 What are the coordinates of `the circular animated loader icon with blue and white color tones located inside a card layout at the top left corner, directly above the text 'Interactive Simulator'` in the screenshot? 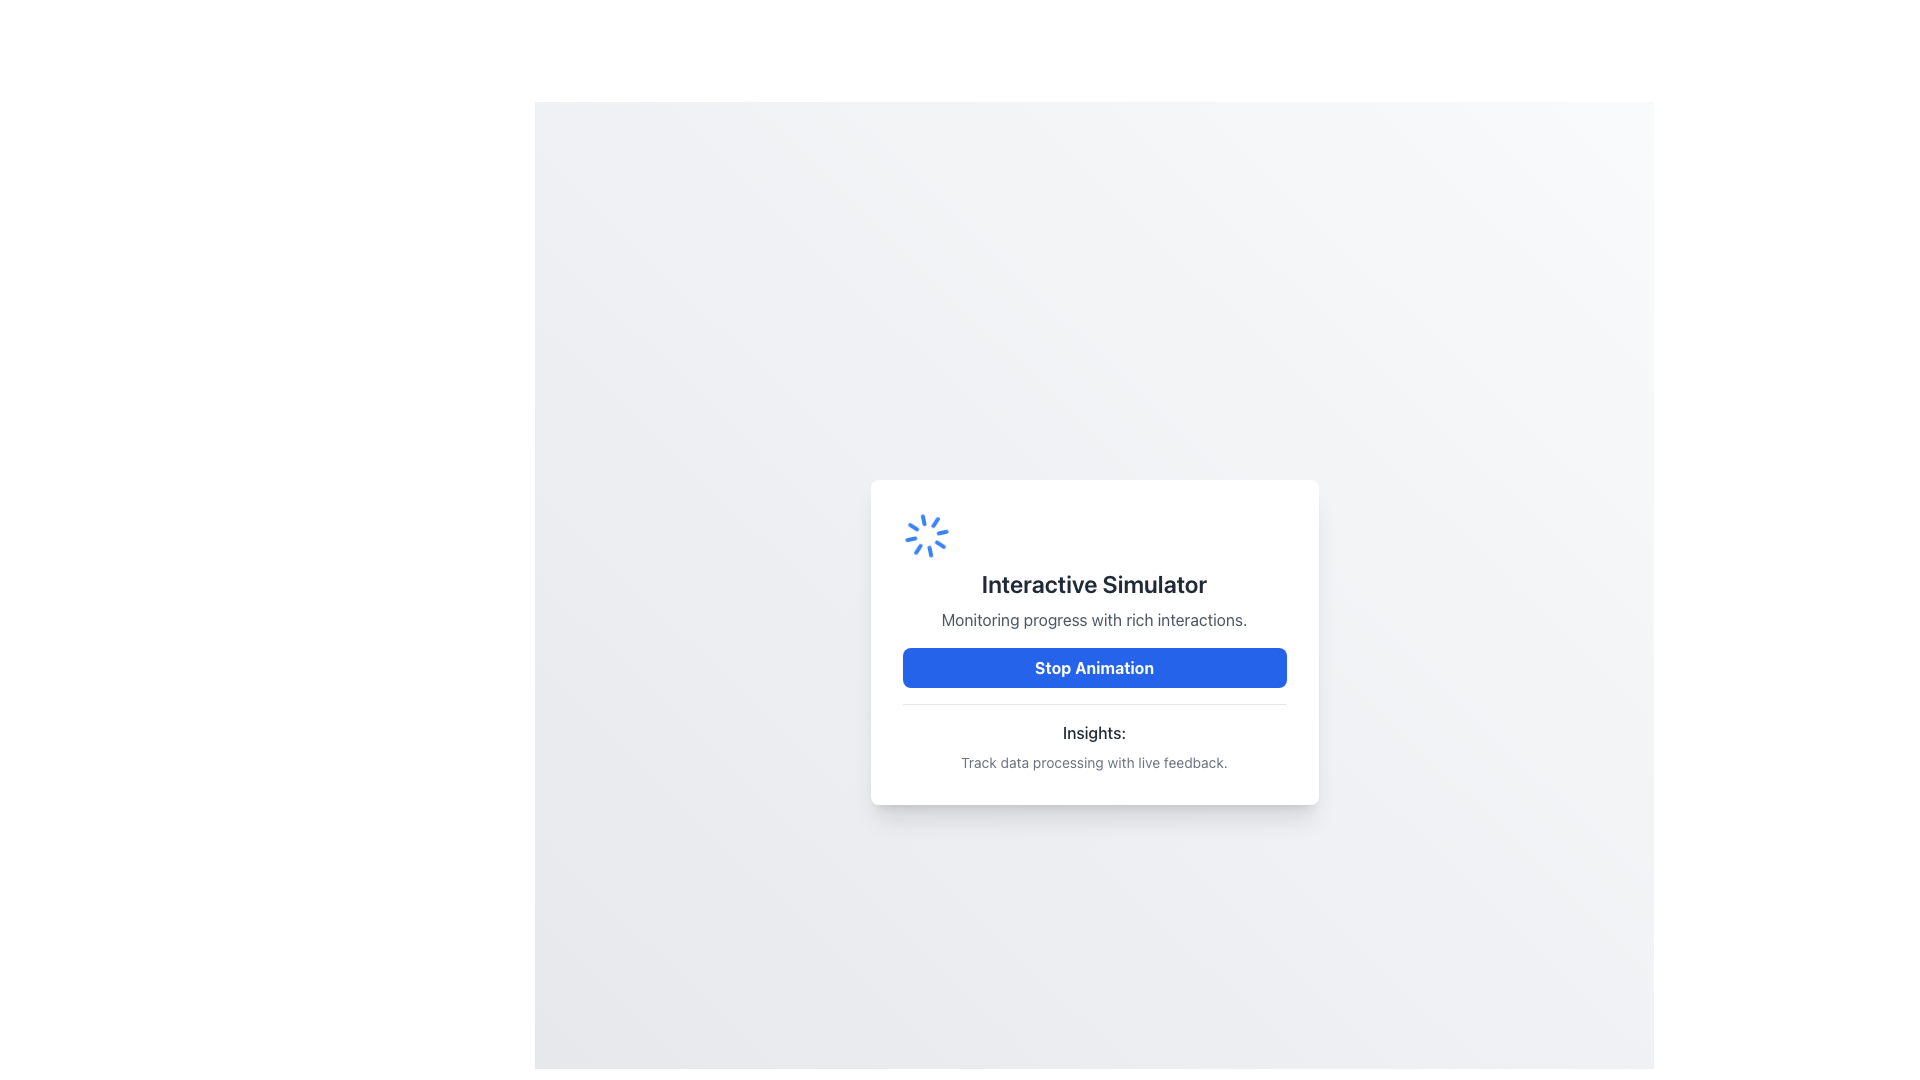 It's located at (925, 534).